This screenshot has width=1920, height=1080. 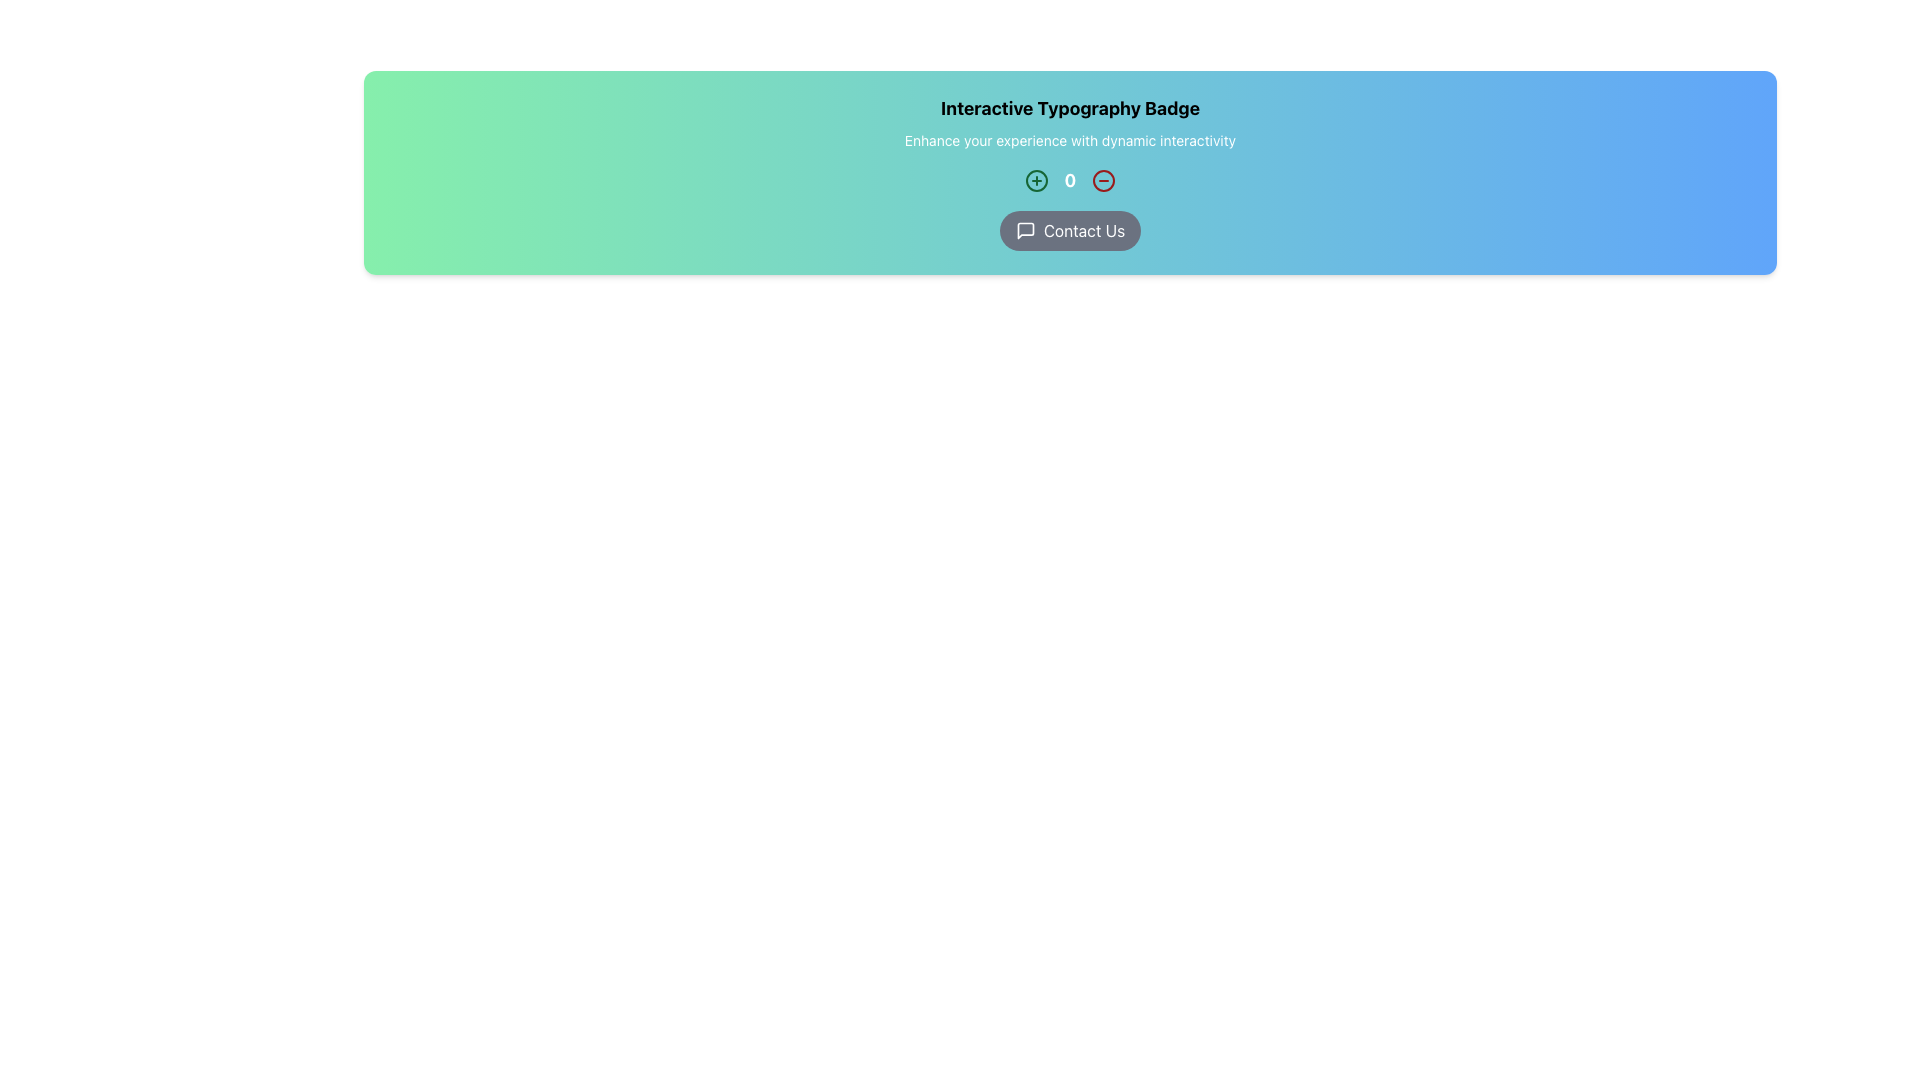 I want to click on the green circular button with a plus symbol, which is the first icon in a row of three below the header subtitle, to observe hover effects, so click(x=1036, y=181).